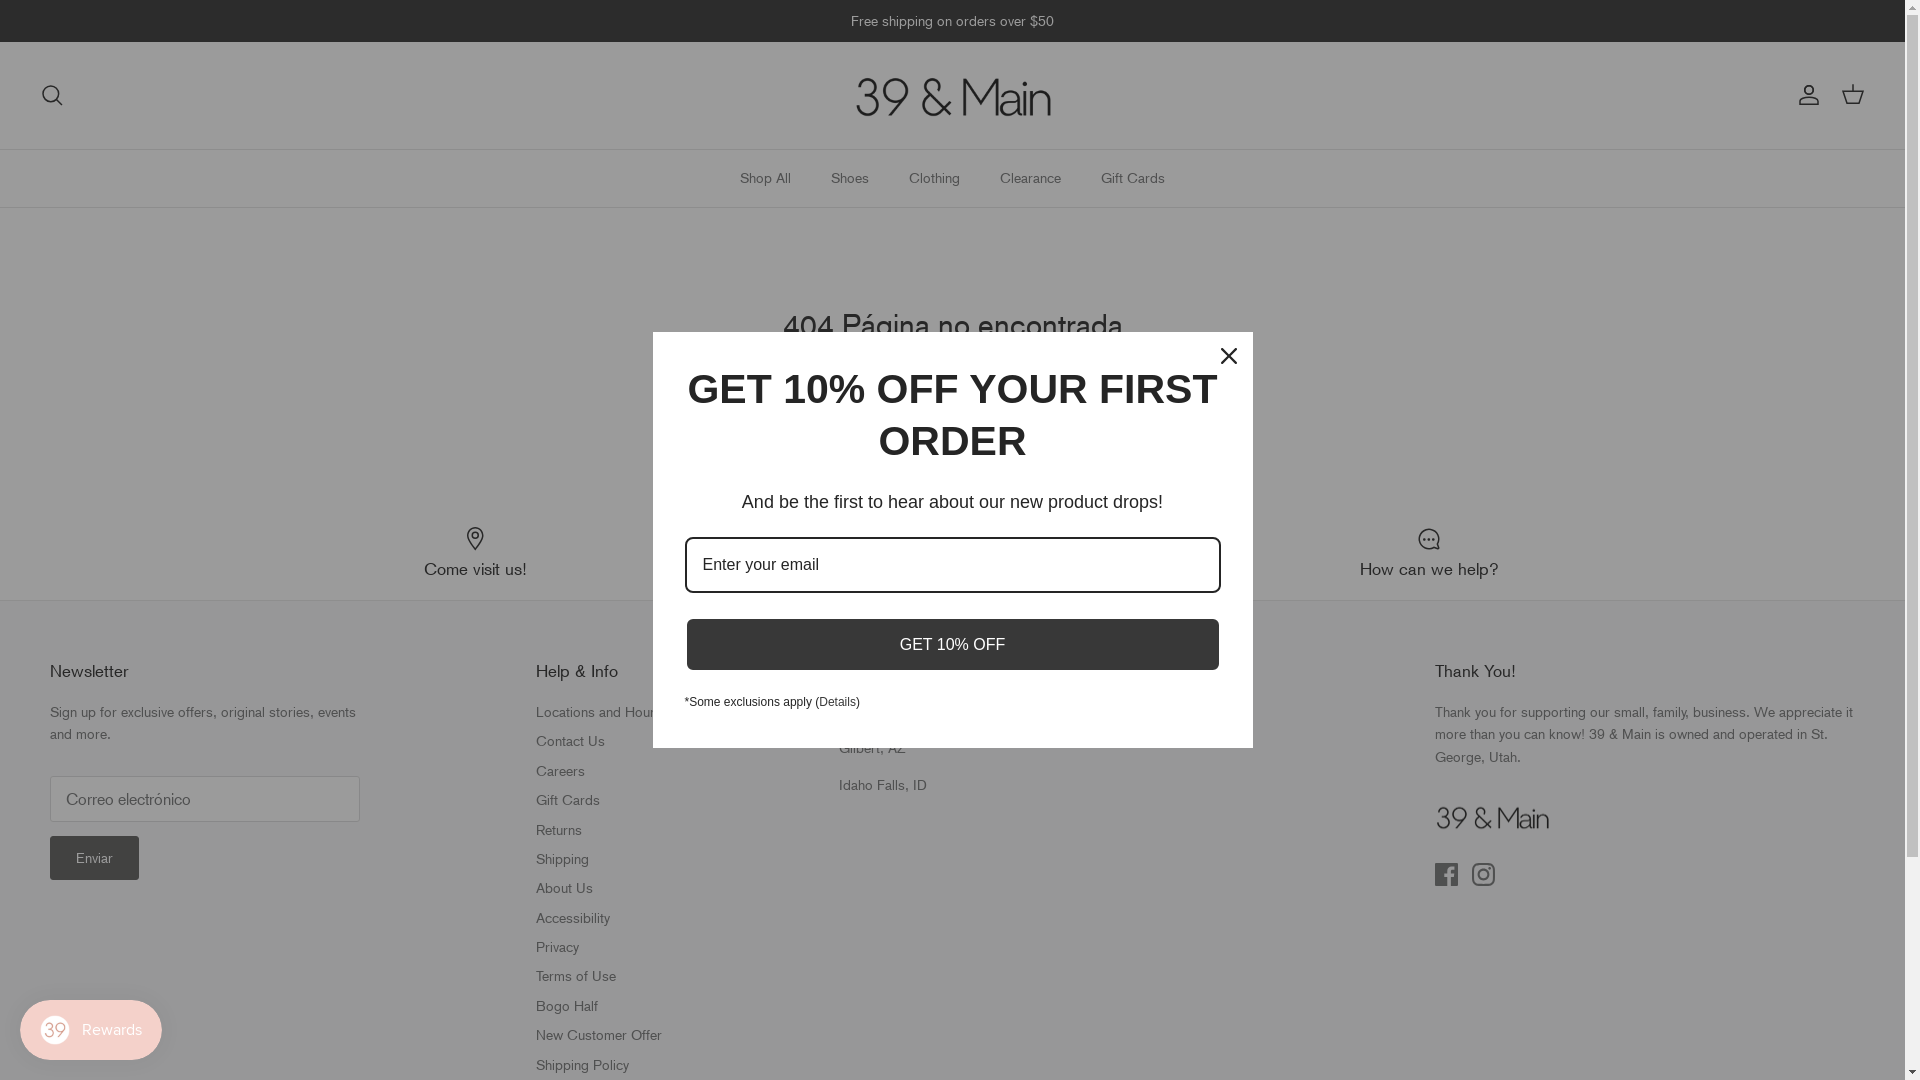  Describe the element at coordinates (575, 974) in the screenshot. I see `'Terms of Use'` at that location.